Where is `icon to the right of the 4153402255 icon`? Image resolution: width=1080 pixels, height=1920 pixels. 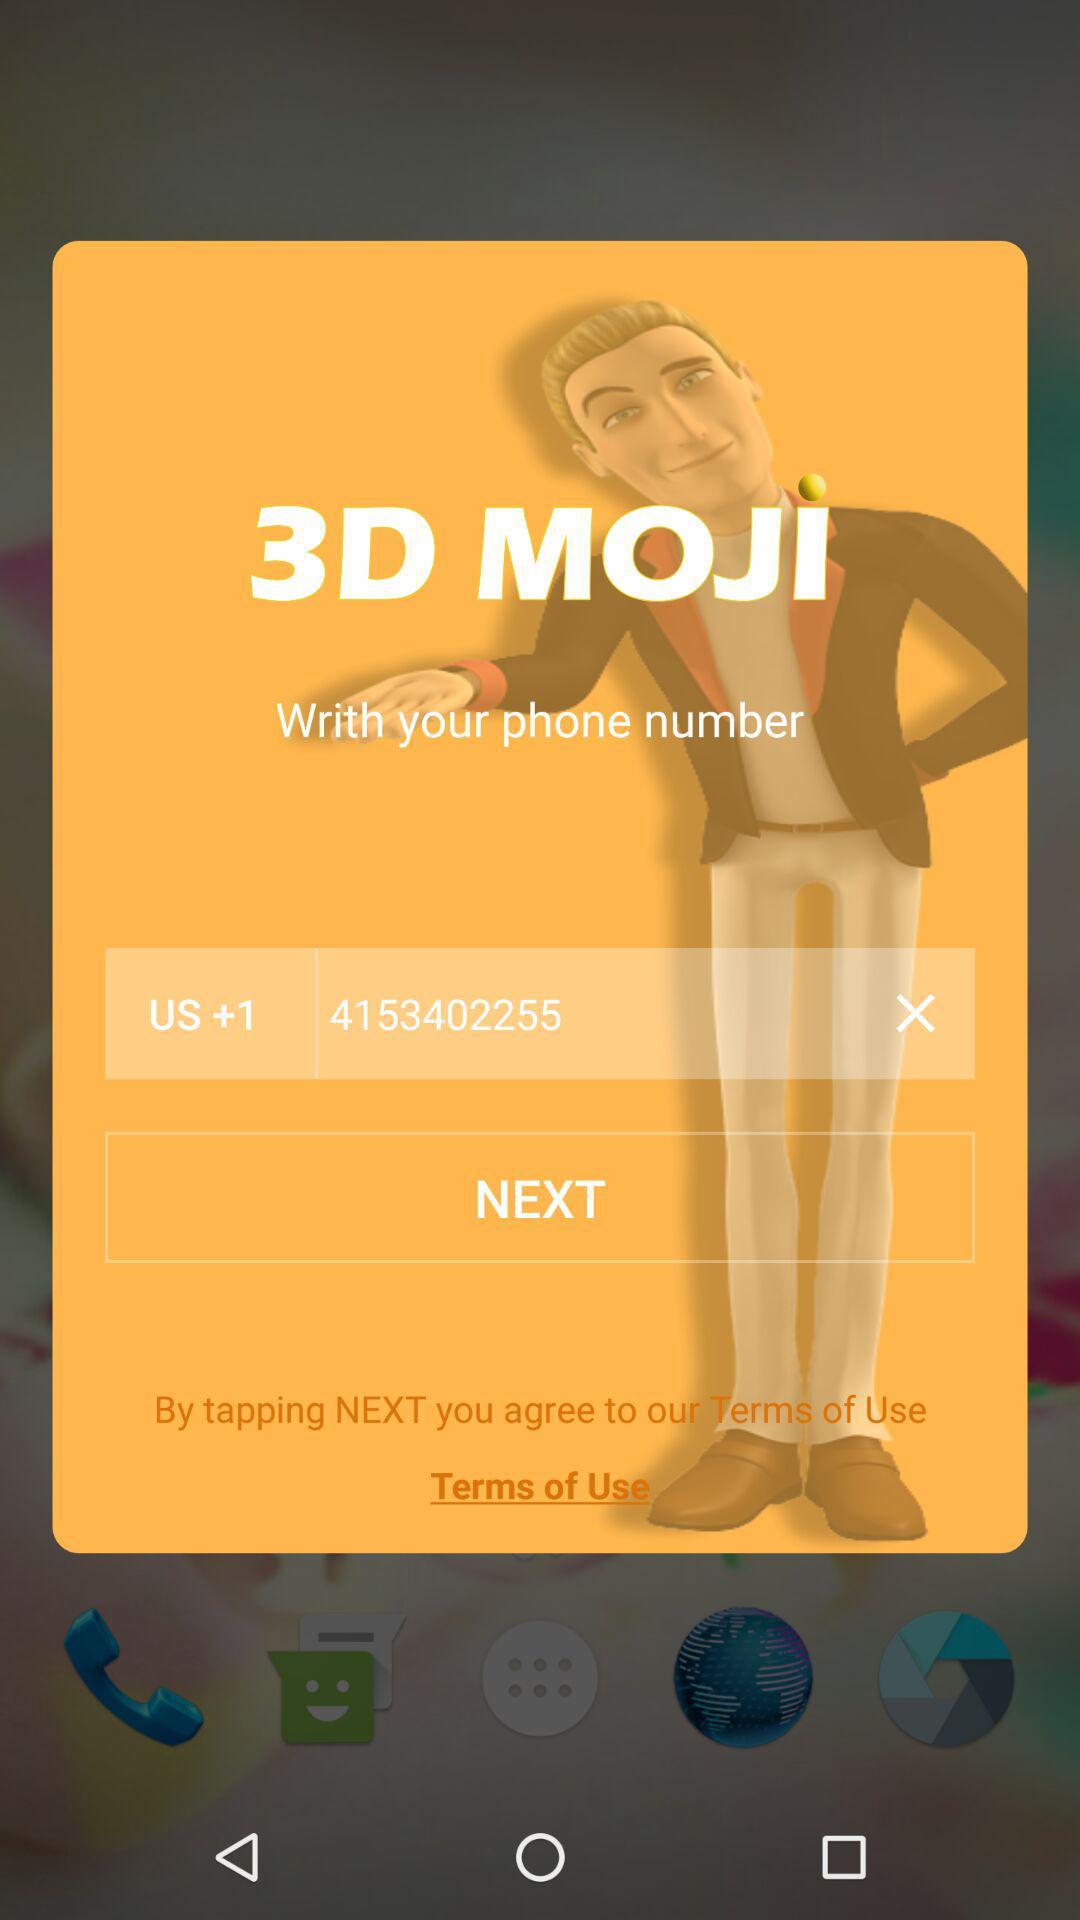 icon to the right of the 4153402255 icon is located at coordinates (915, 1013).